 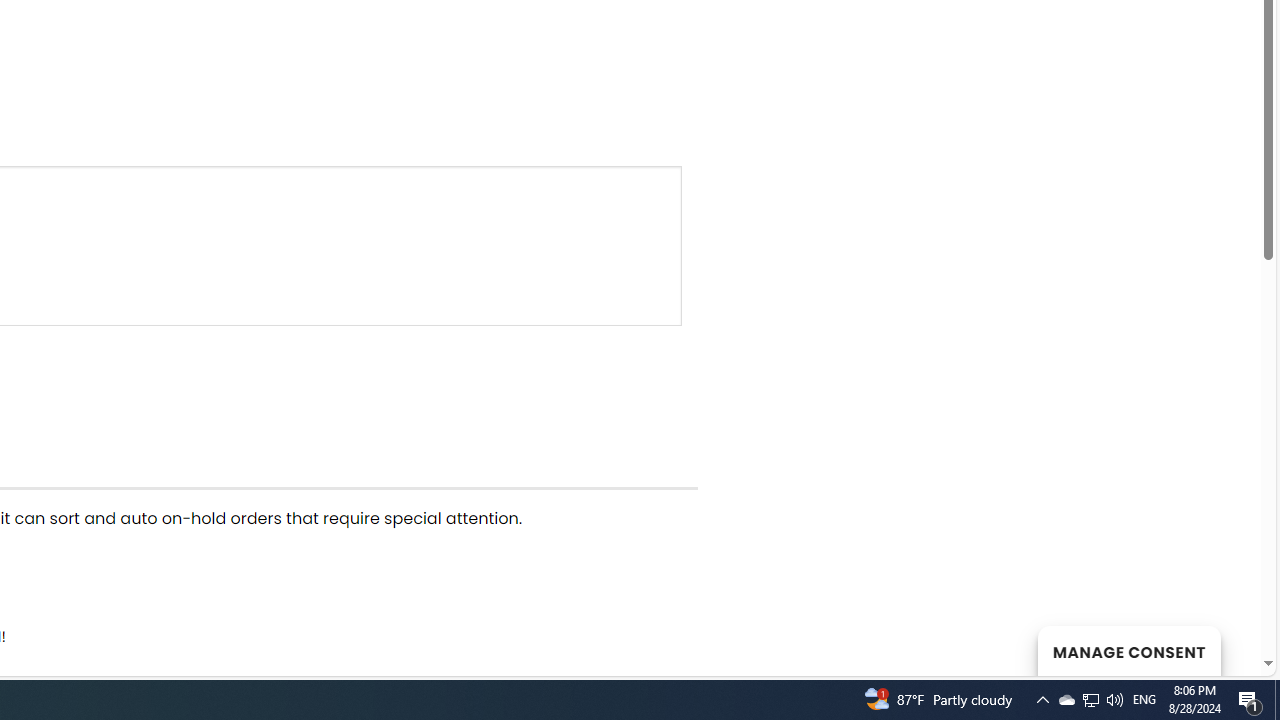 I want to click on 'MANAGE CONSENT', so click(x=1128, y=650).